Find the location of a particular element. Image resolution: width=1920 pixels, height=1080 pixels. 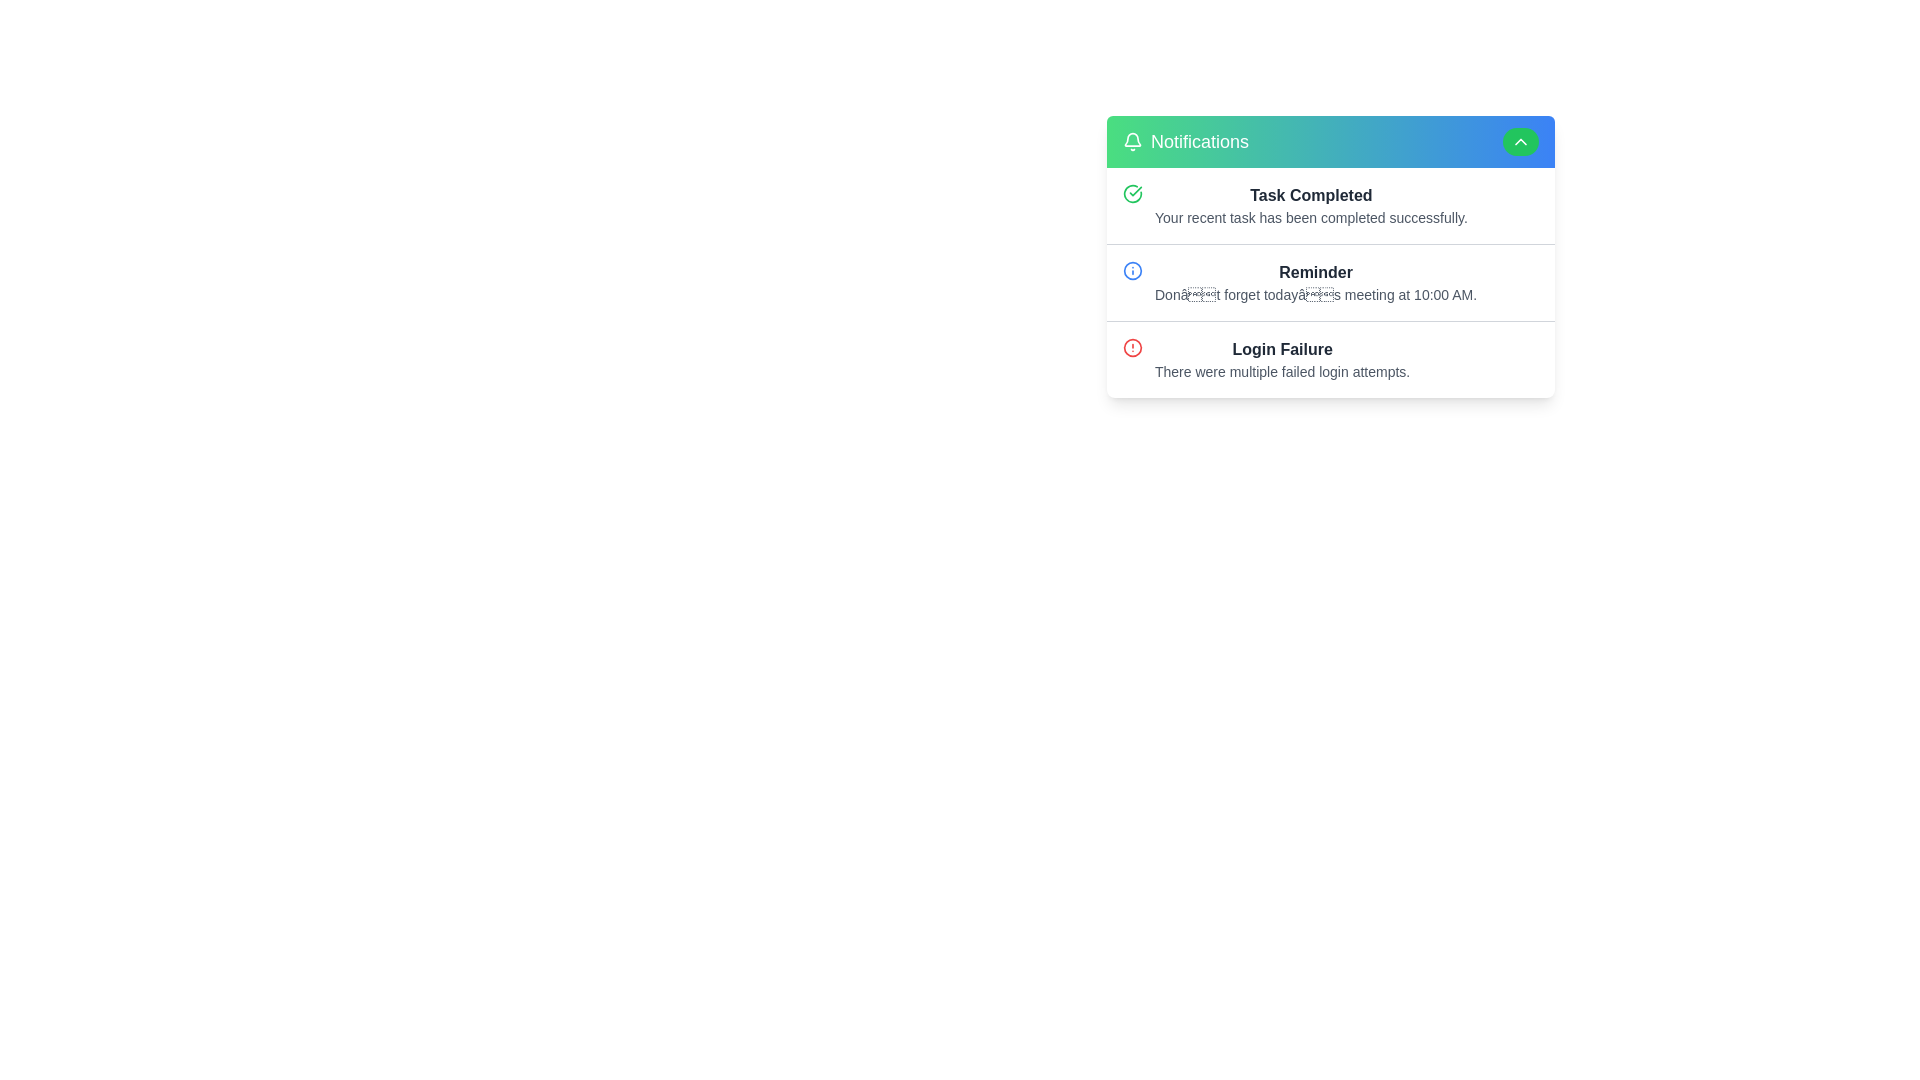

the third notification entry that alerts the user about a failed login activity is located at coordinates (1330, 358).